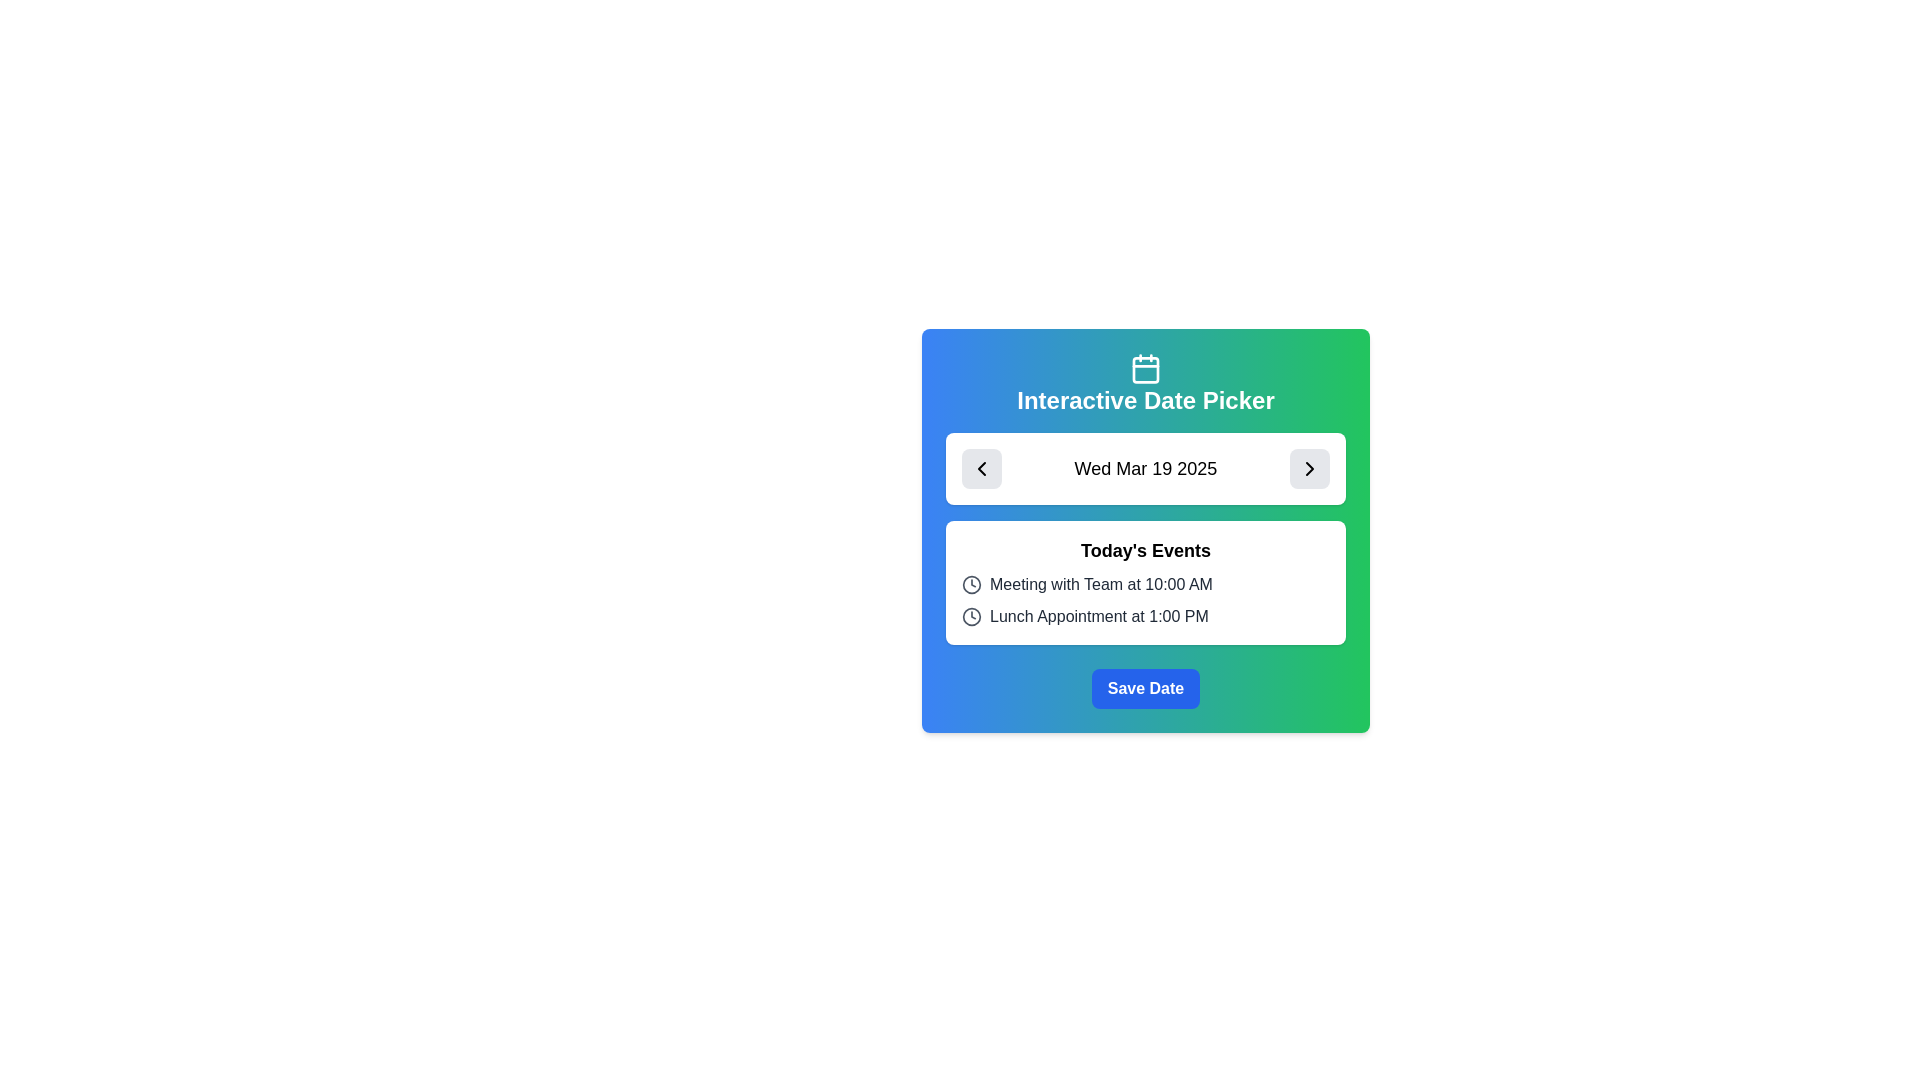 This screenshot has width=1920, height=1080. Describe the element at coordinates (1146, 369) in the screenshot. I see `the decorative visual aid icon representing the date picker within the 'Interactive Date Picker' card interface, positioned above the title text` at that location.